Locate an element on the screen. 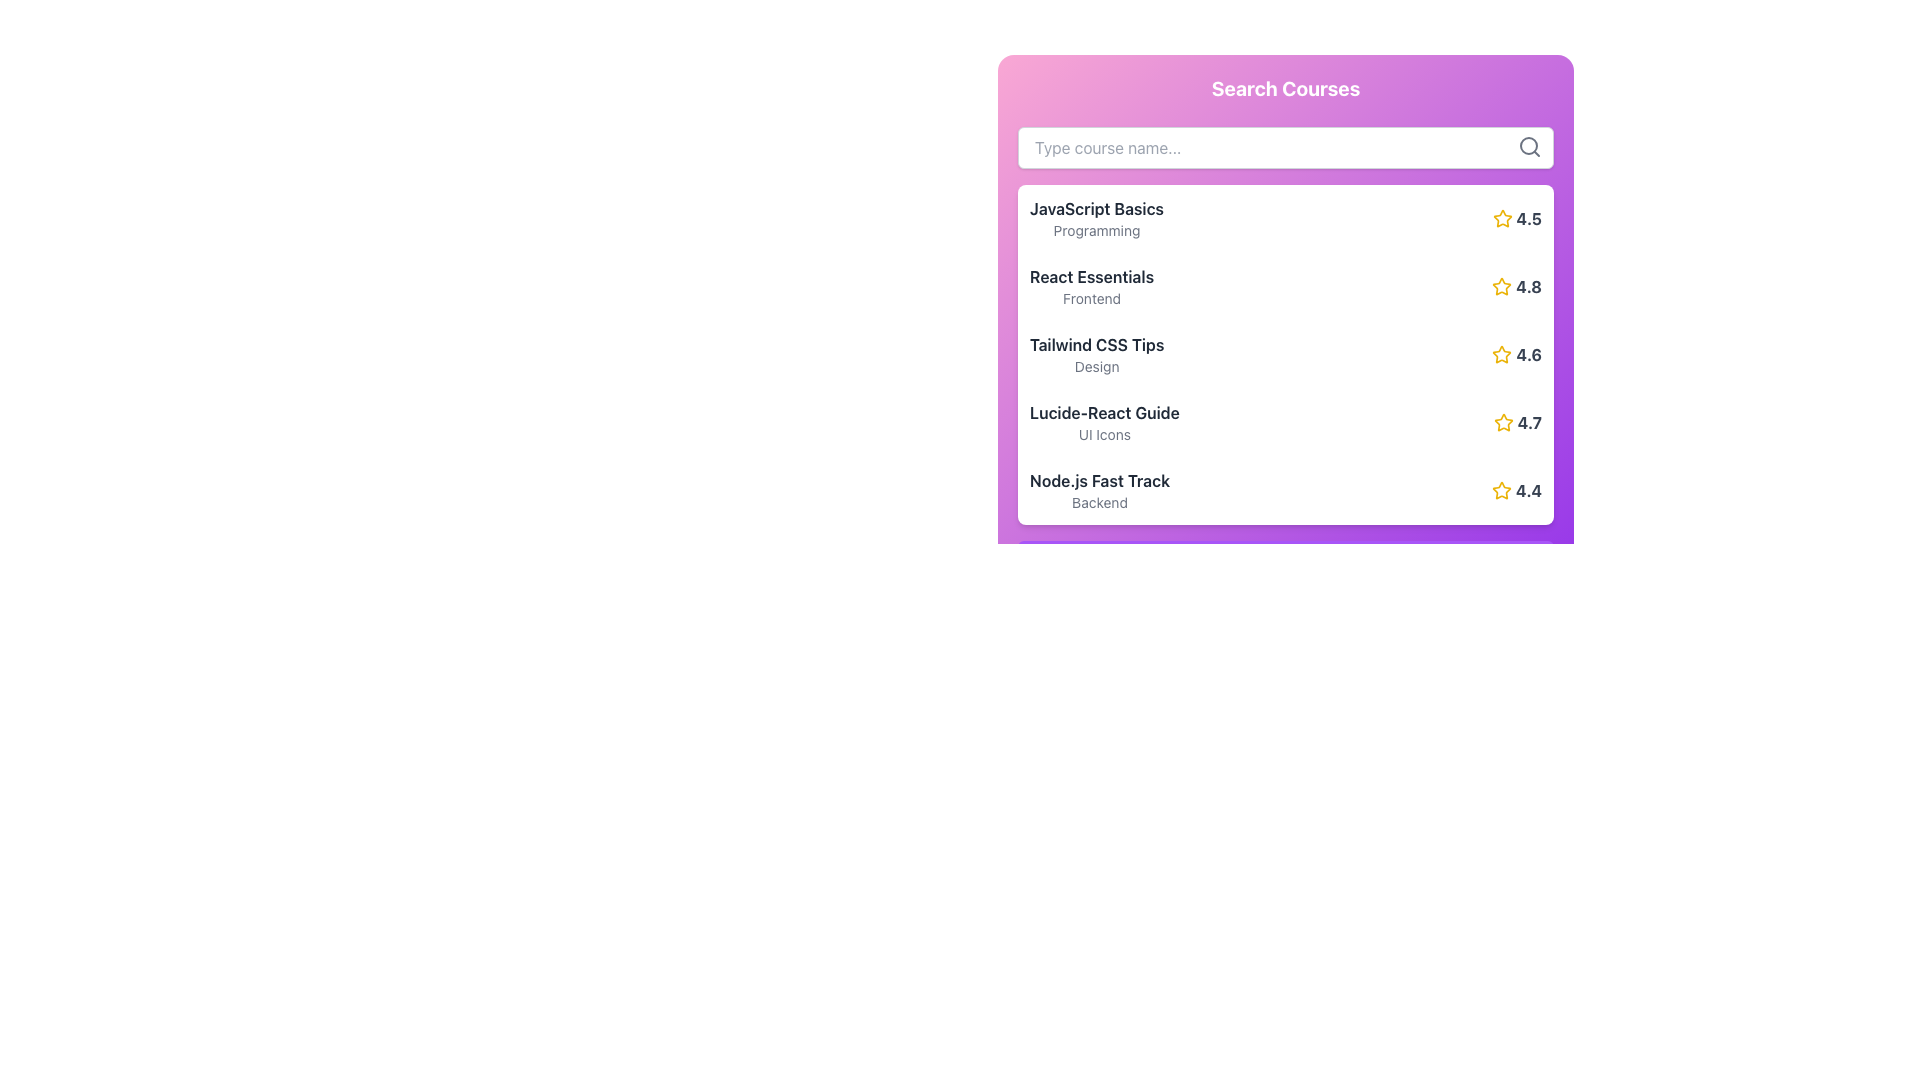 The height and width of the screenshot is (1080, 1920). the star icon with a yellow outline, indicating a rating of 4.4, located in the bottom-right corner of the card area to interact with its rating functionality is located at coordinates (1501, 490).